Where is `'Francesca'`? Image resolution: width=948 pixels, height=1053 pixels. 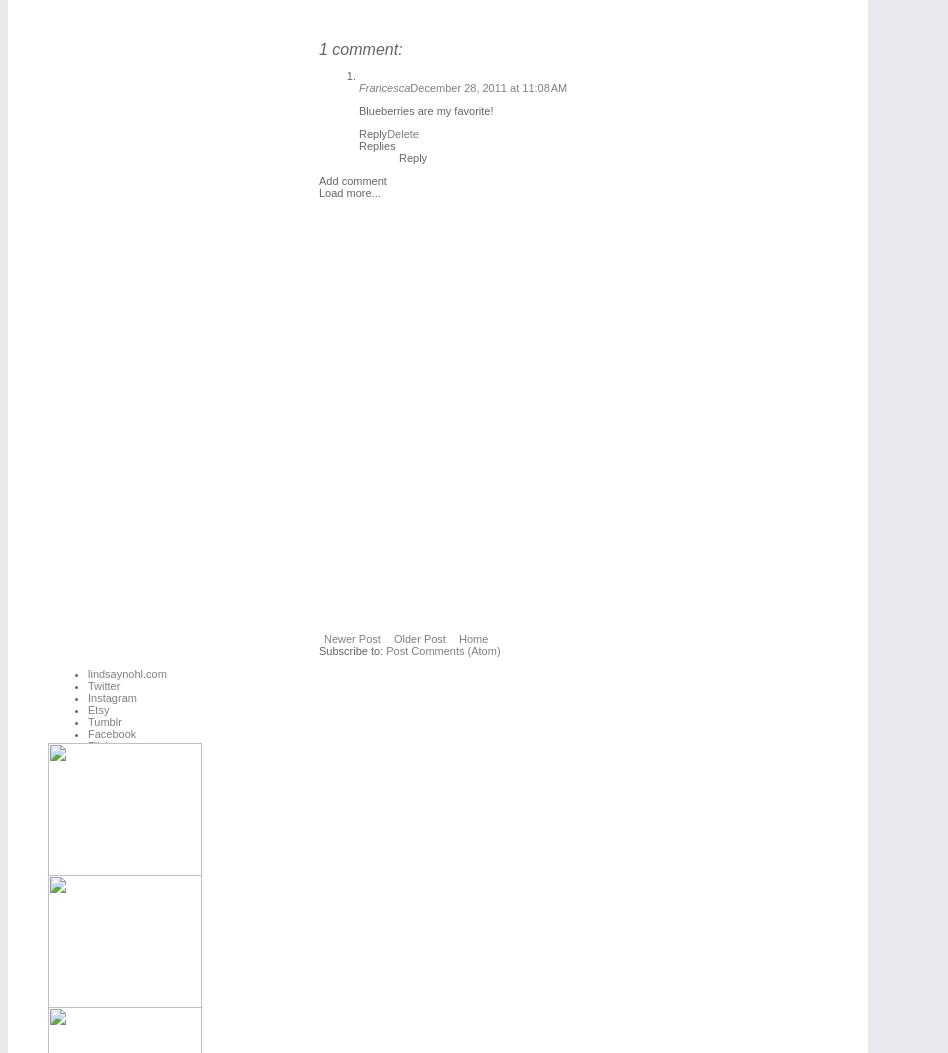
'Francesca' is located at coordinates (383, 87).